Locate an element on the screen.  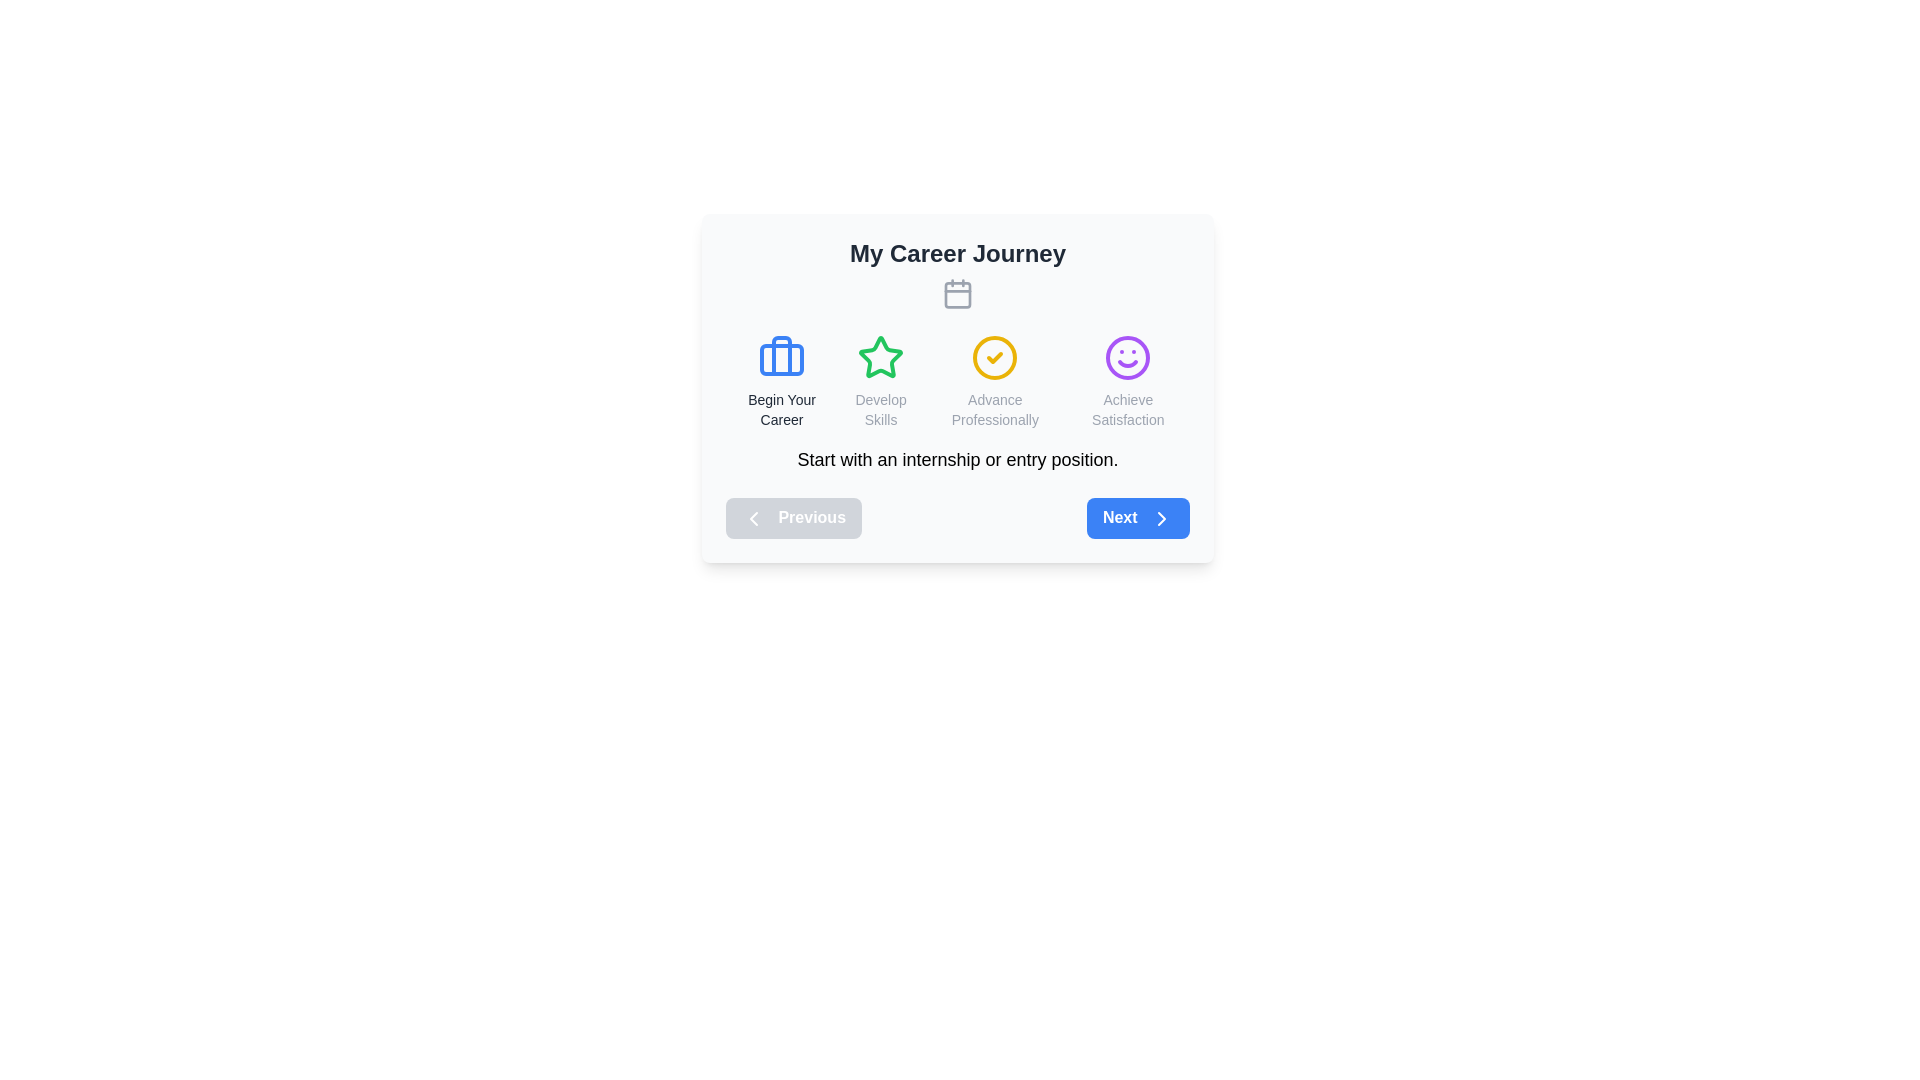
the SVG rectangle component of the calendar icon, which is positioned above the 'Develop Skills' text and centrally aligned with 'My Career Journey.' is located at coordinates (957, 294).